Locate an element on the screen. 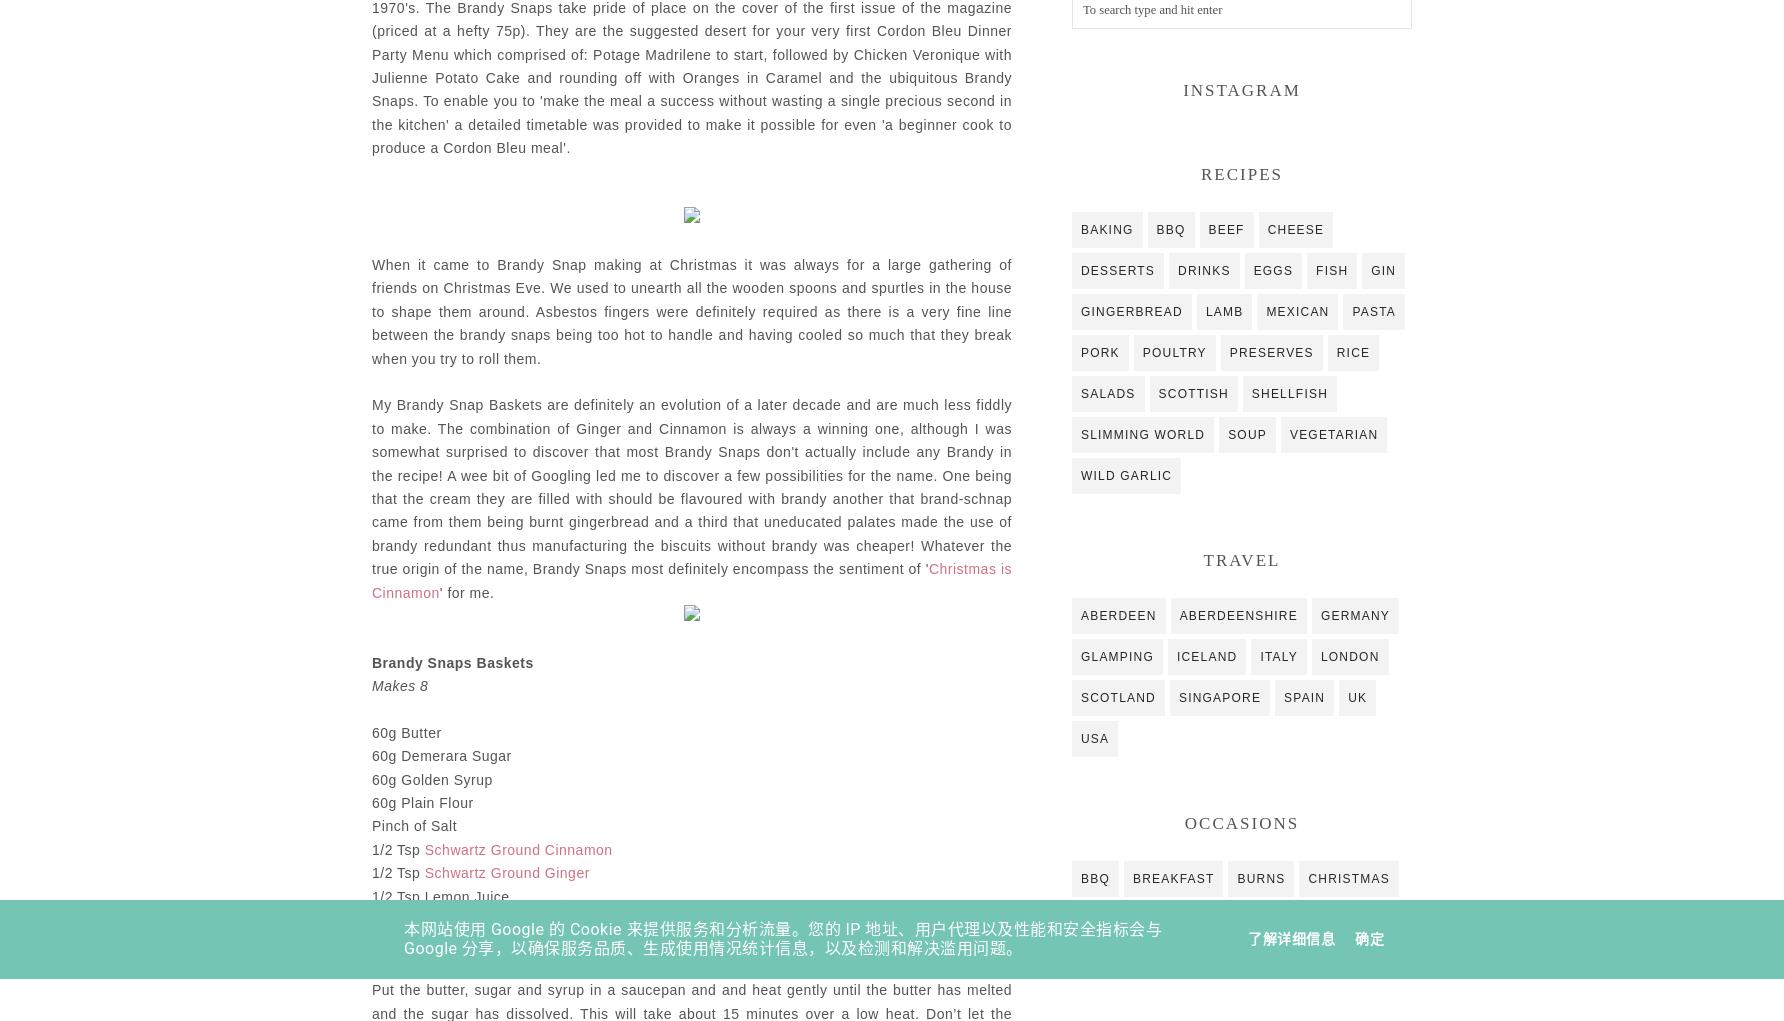  'breakfast' is located at coordinates (1172, 876).